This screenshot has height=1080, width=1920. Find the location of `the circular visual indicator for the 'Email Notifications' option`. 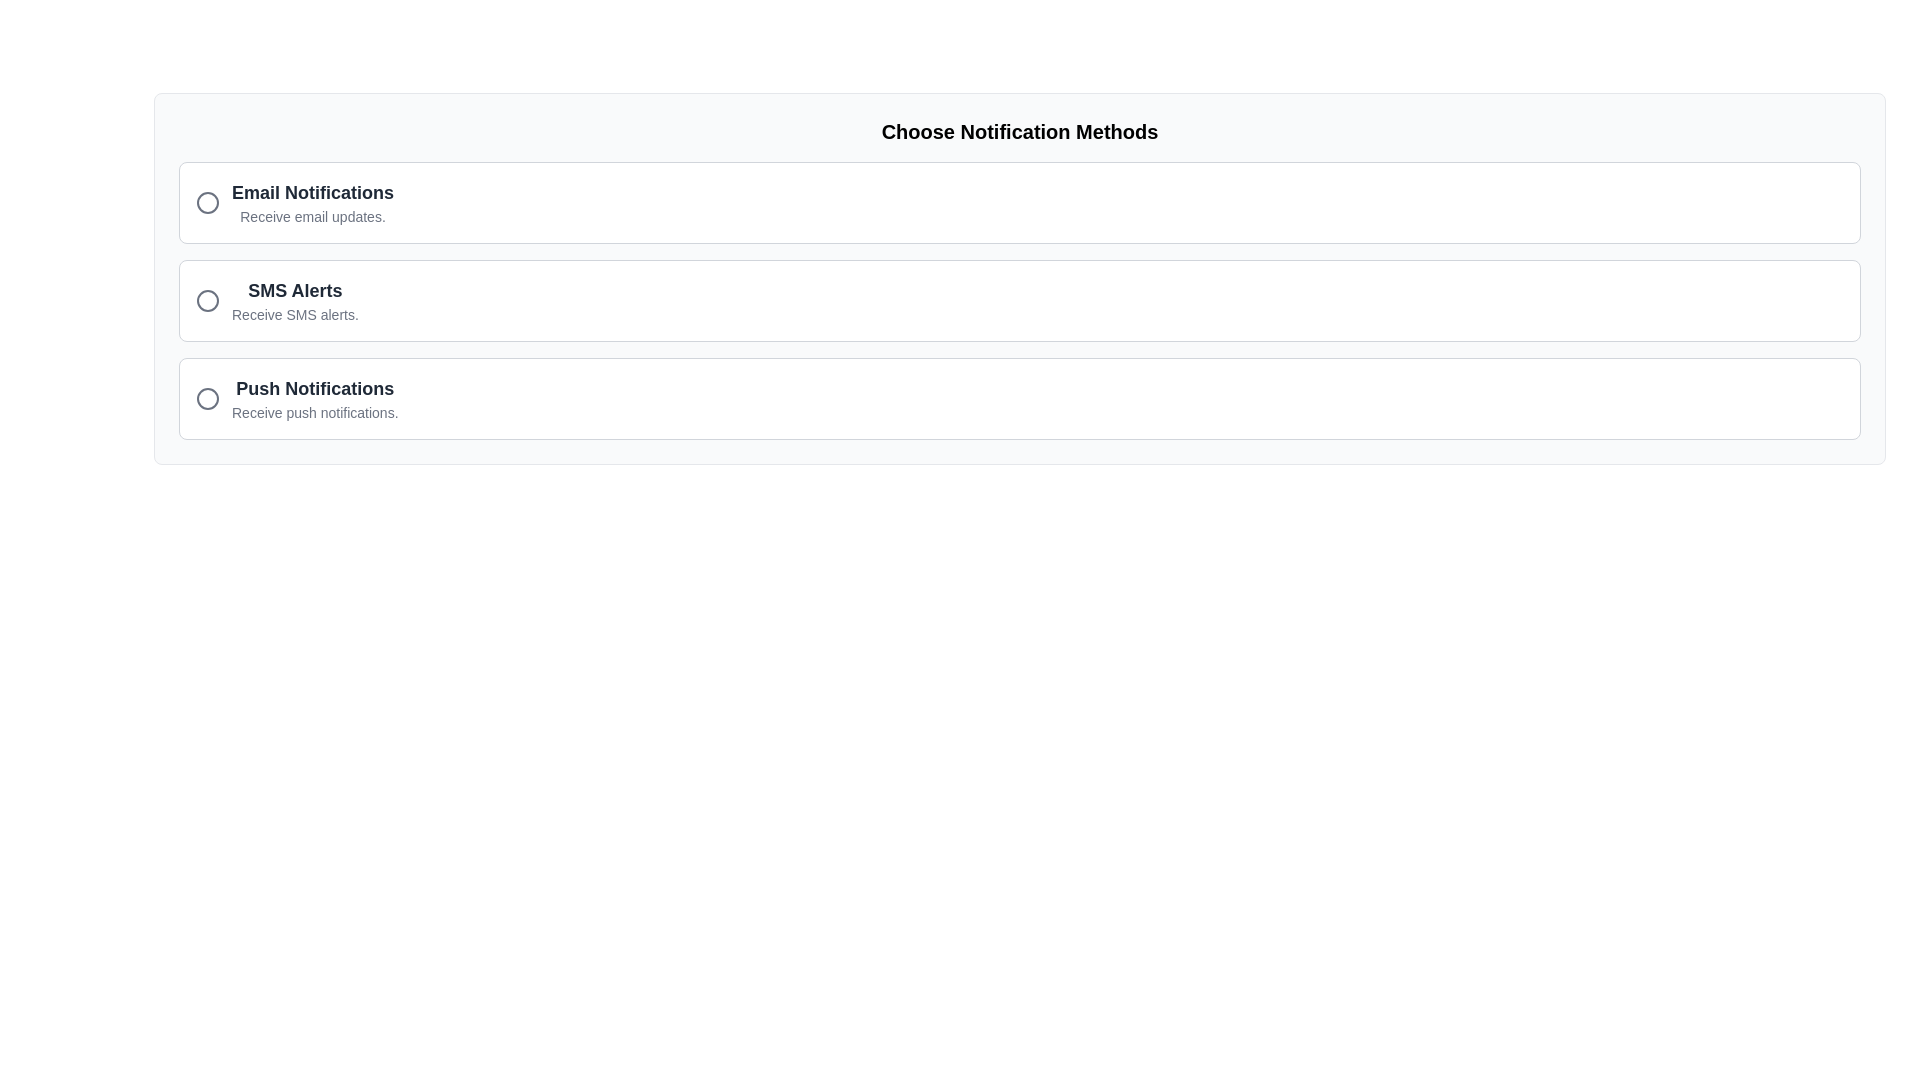

the circular visual indicator for the 'Email Notifications' option is located at coordinates (207, 203).